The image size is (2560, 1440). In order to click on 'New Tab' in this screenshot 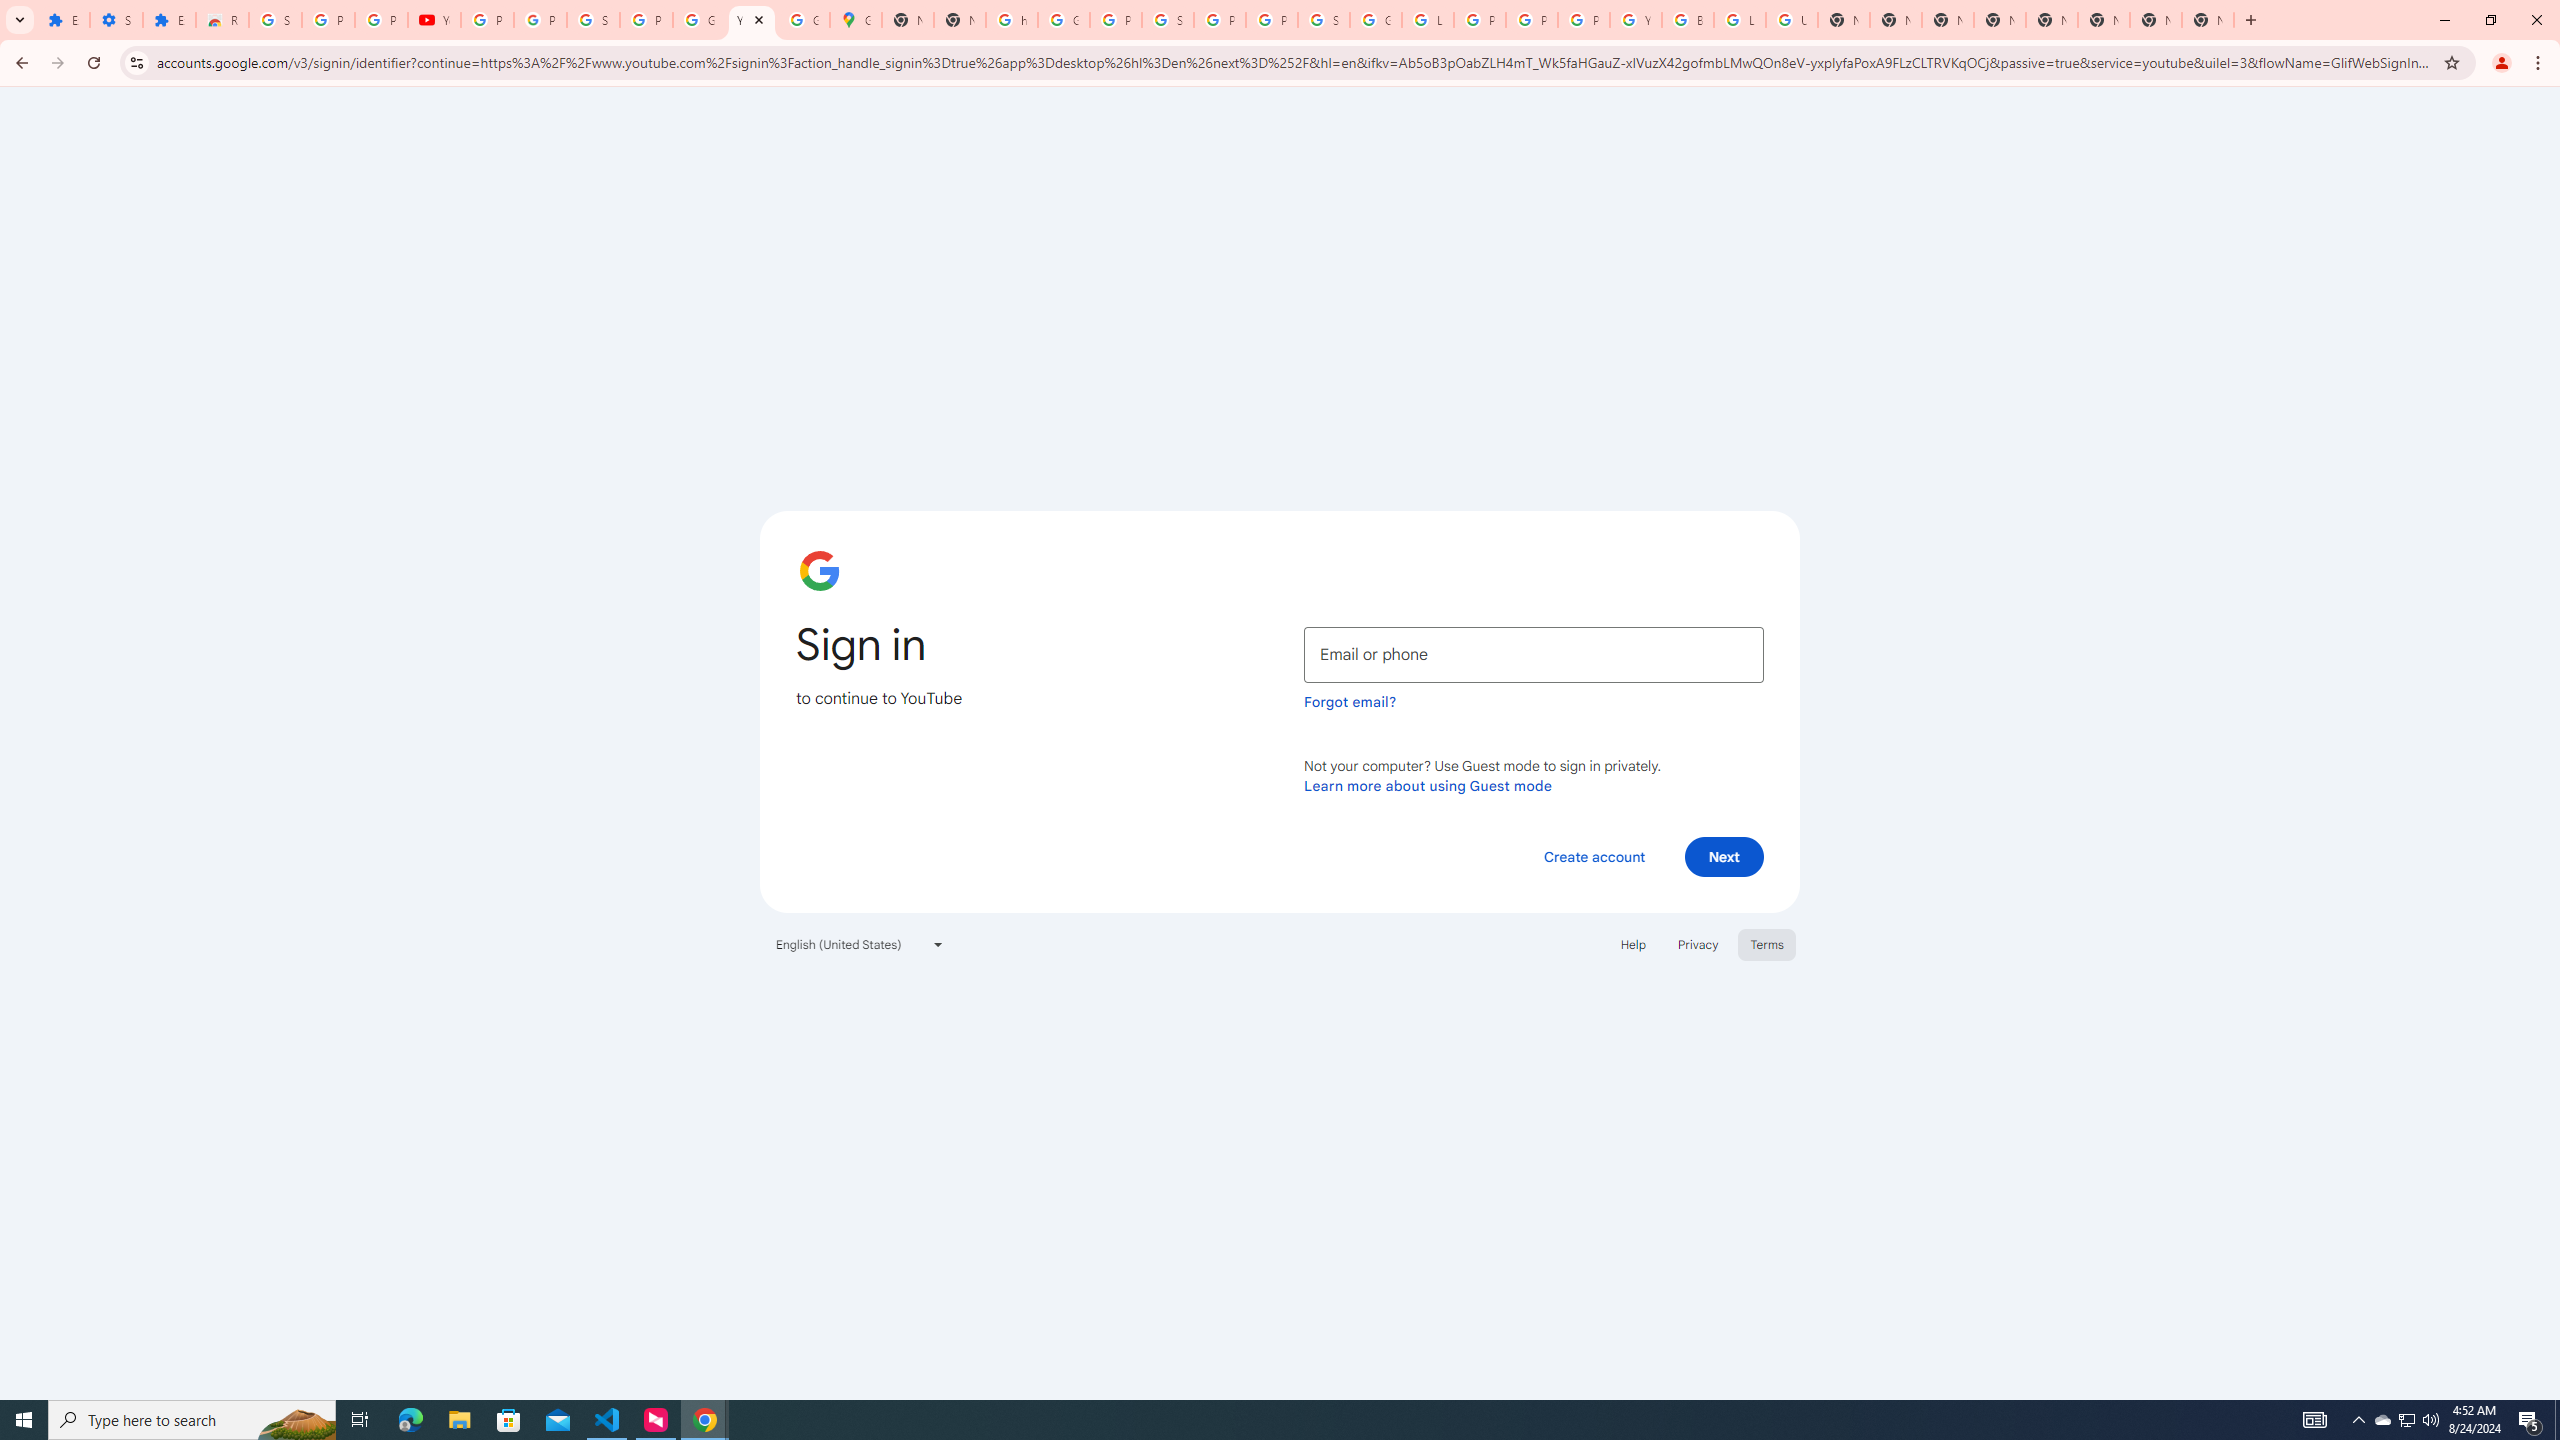, I will do `click(2208, 19)`.